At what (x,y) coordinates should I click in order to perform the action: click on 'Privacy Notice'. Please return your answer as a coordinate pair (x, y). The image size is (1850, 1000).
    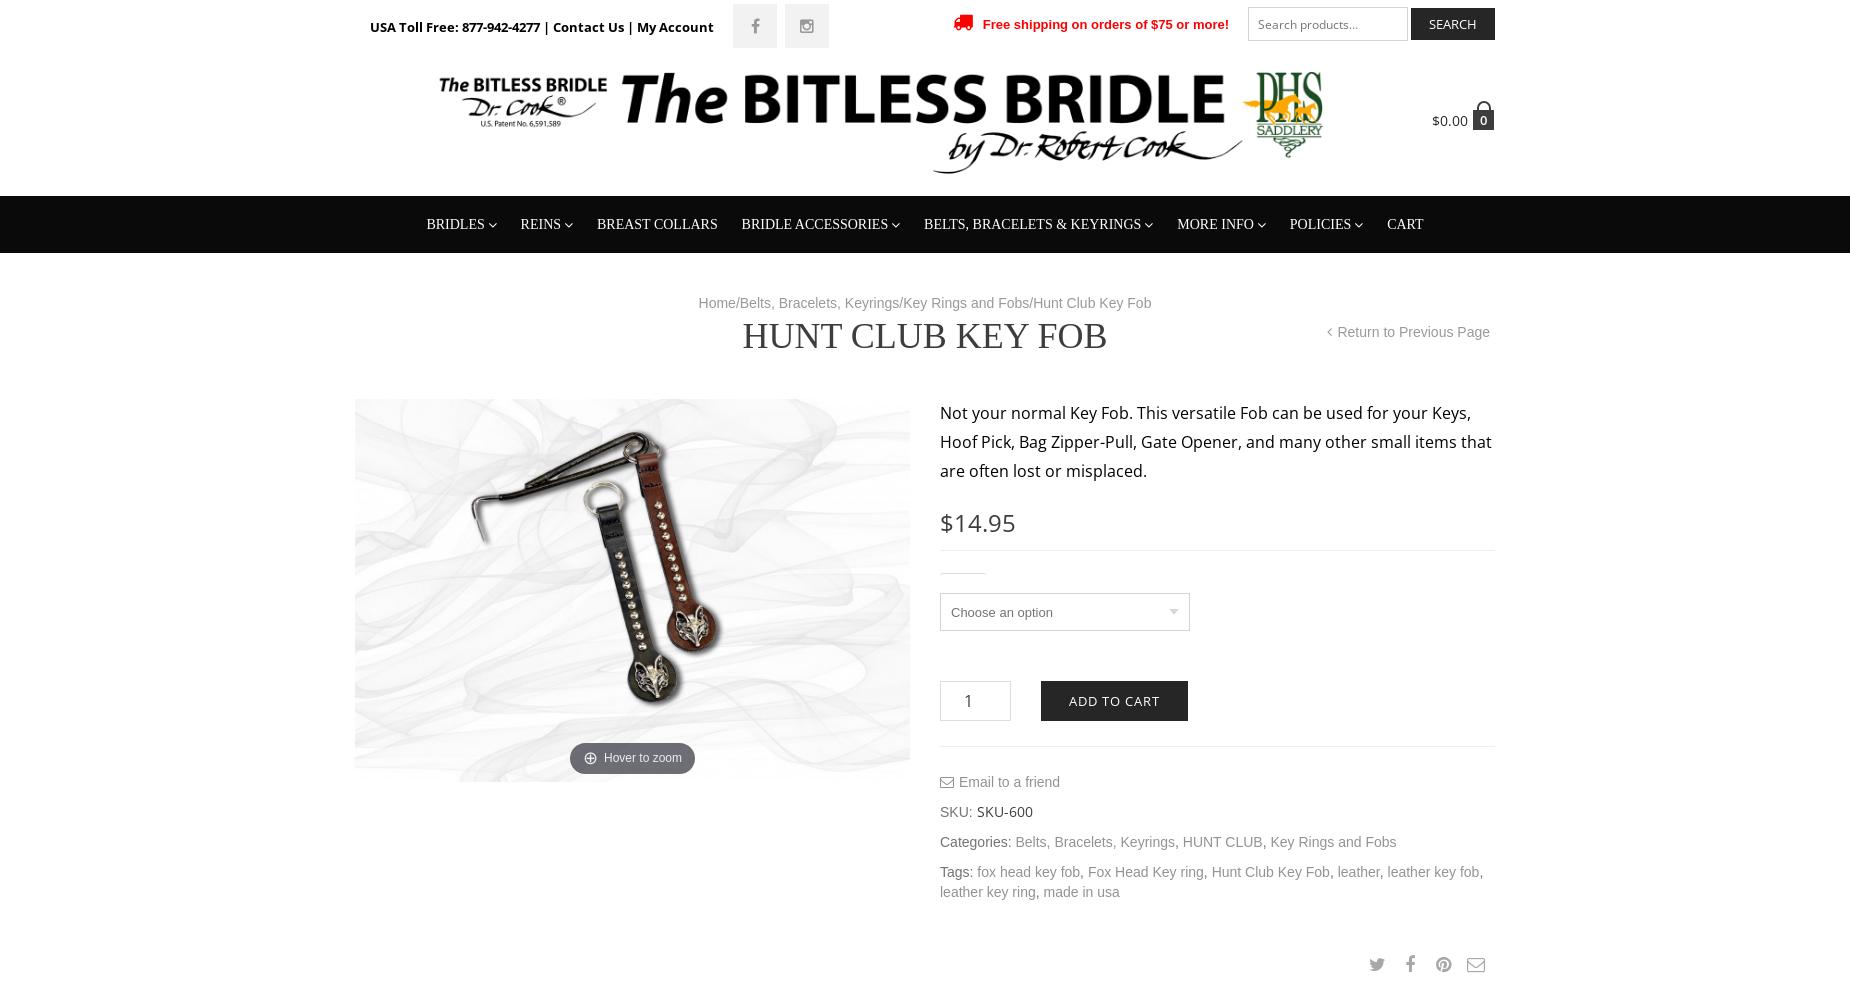
    Looking at the image, I should click on (1298, 318).